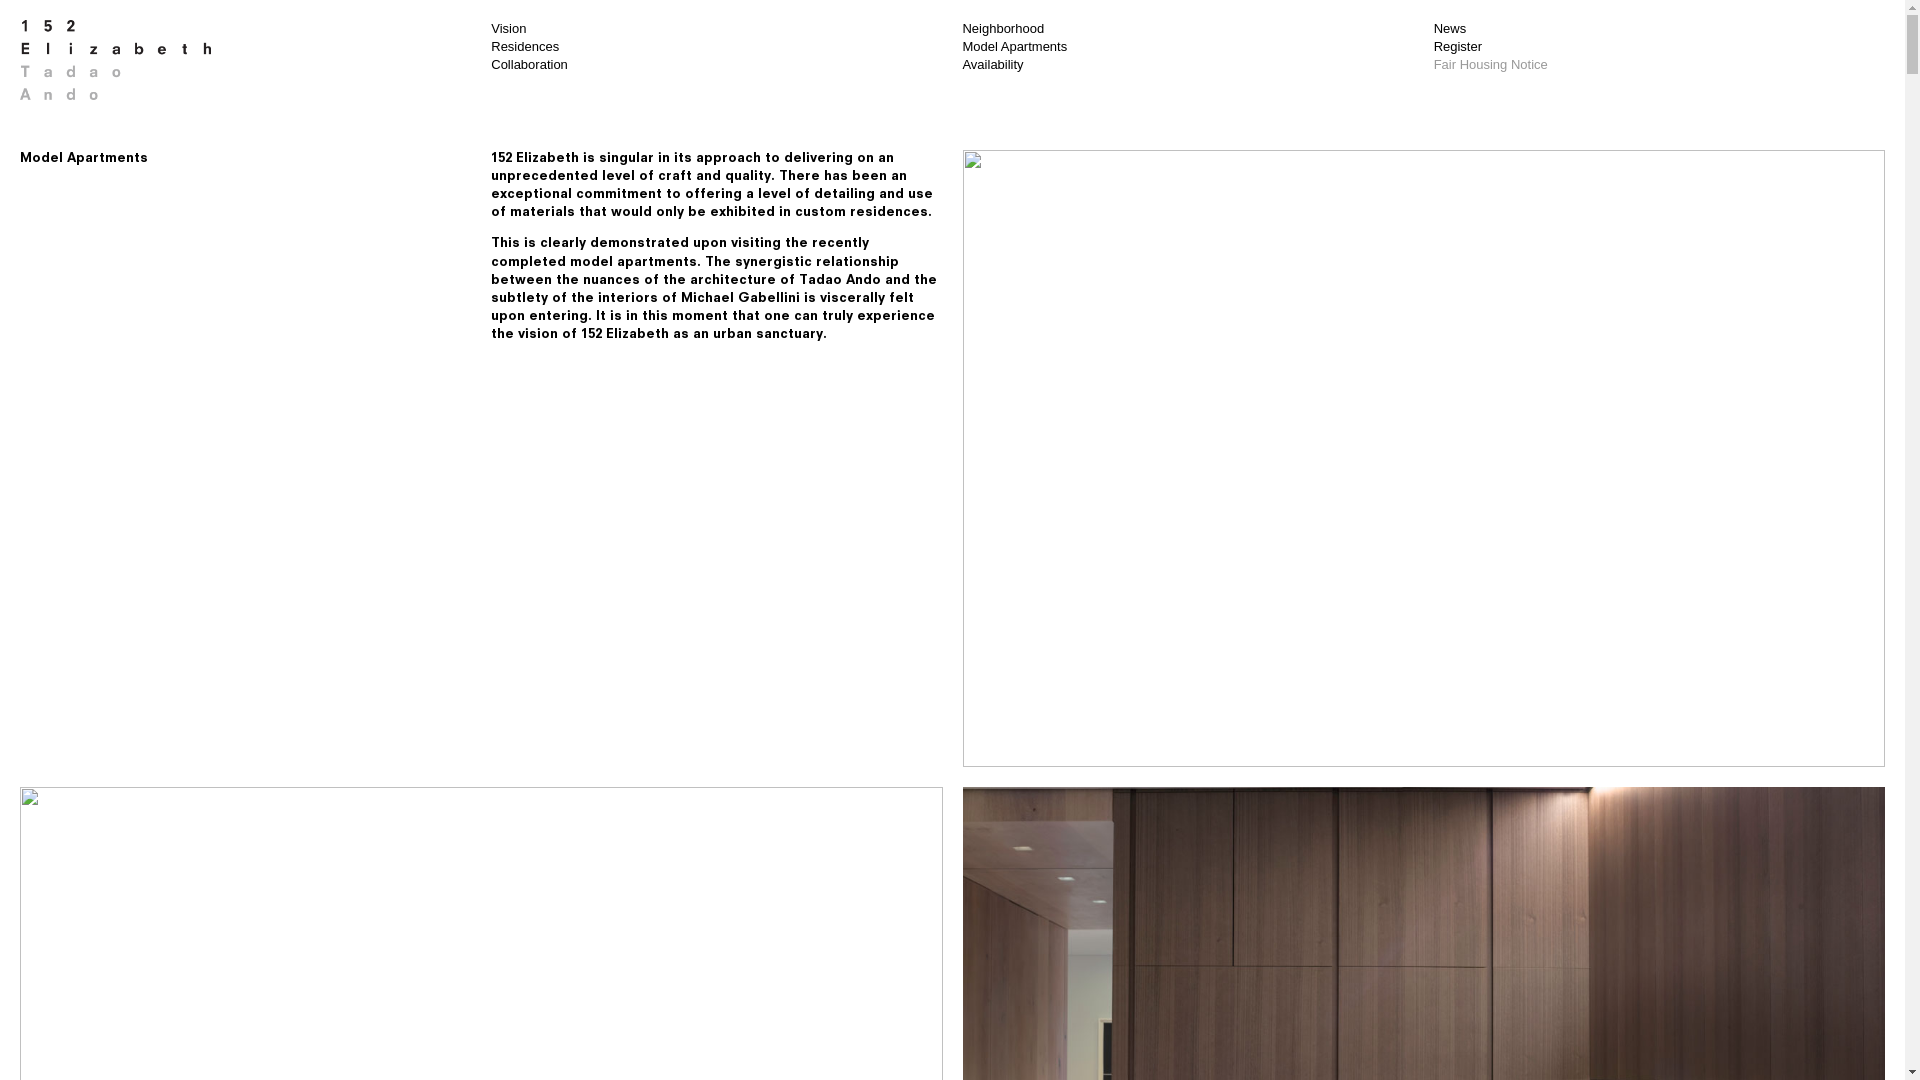  I want to click on 'Collaboration', so click(529, 63).